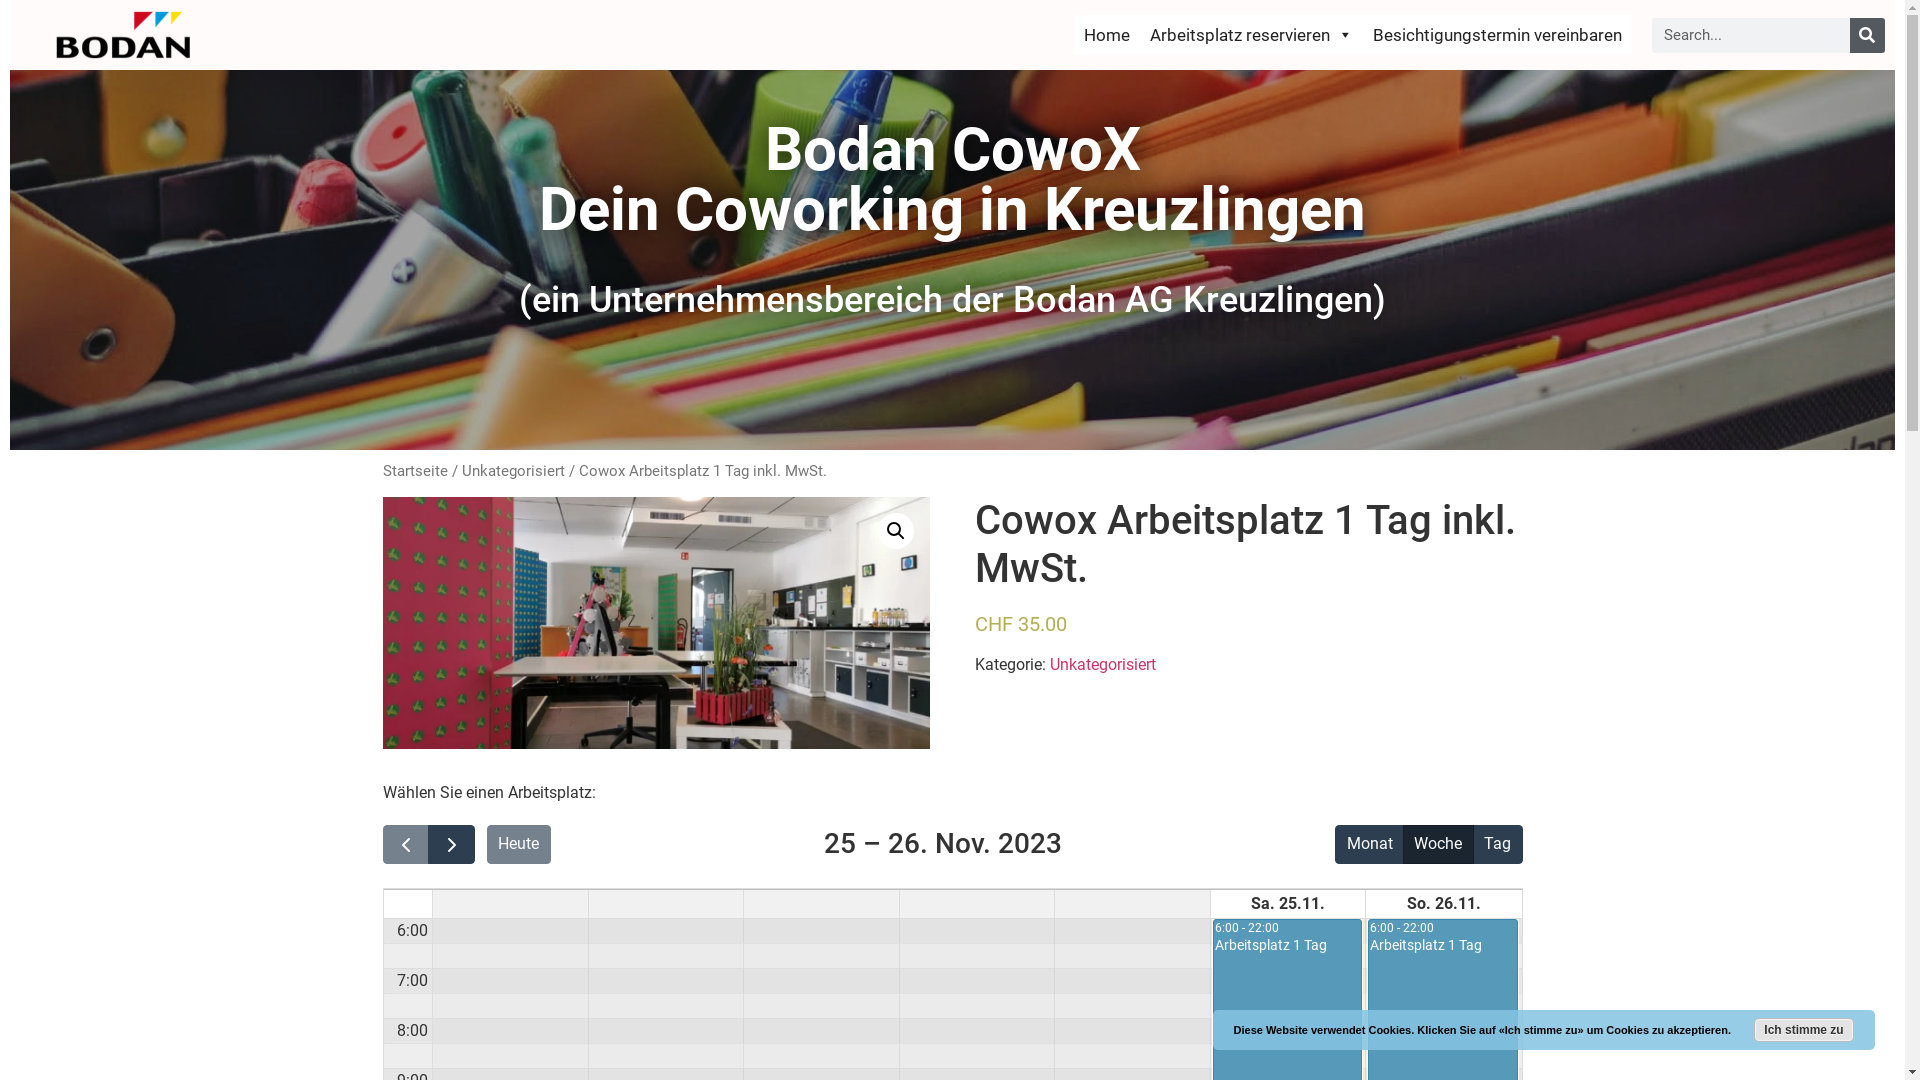  Describe the element at coordinates (413, 470) in the screenshot. I see `'Startseite'` at that location.